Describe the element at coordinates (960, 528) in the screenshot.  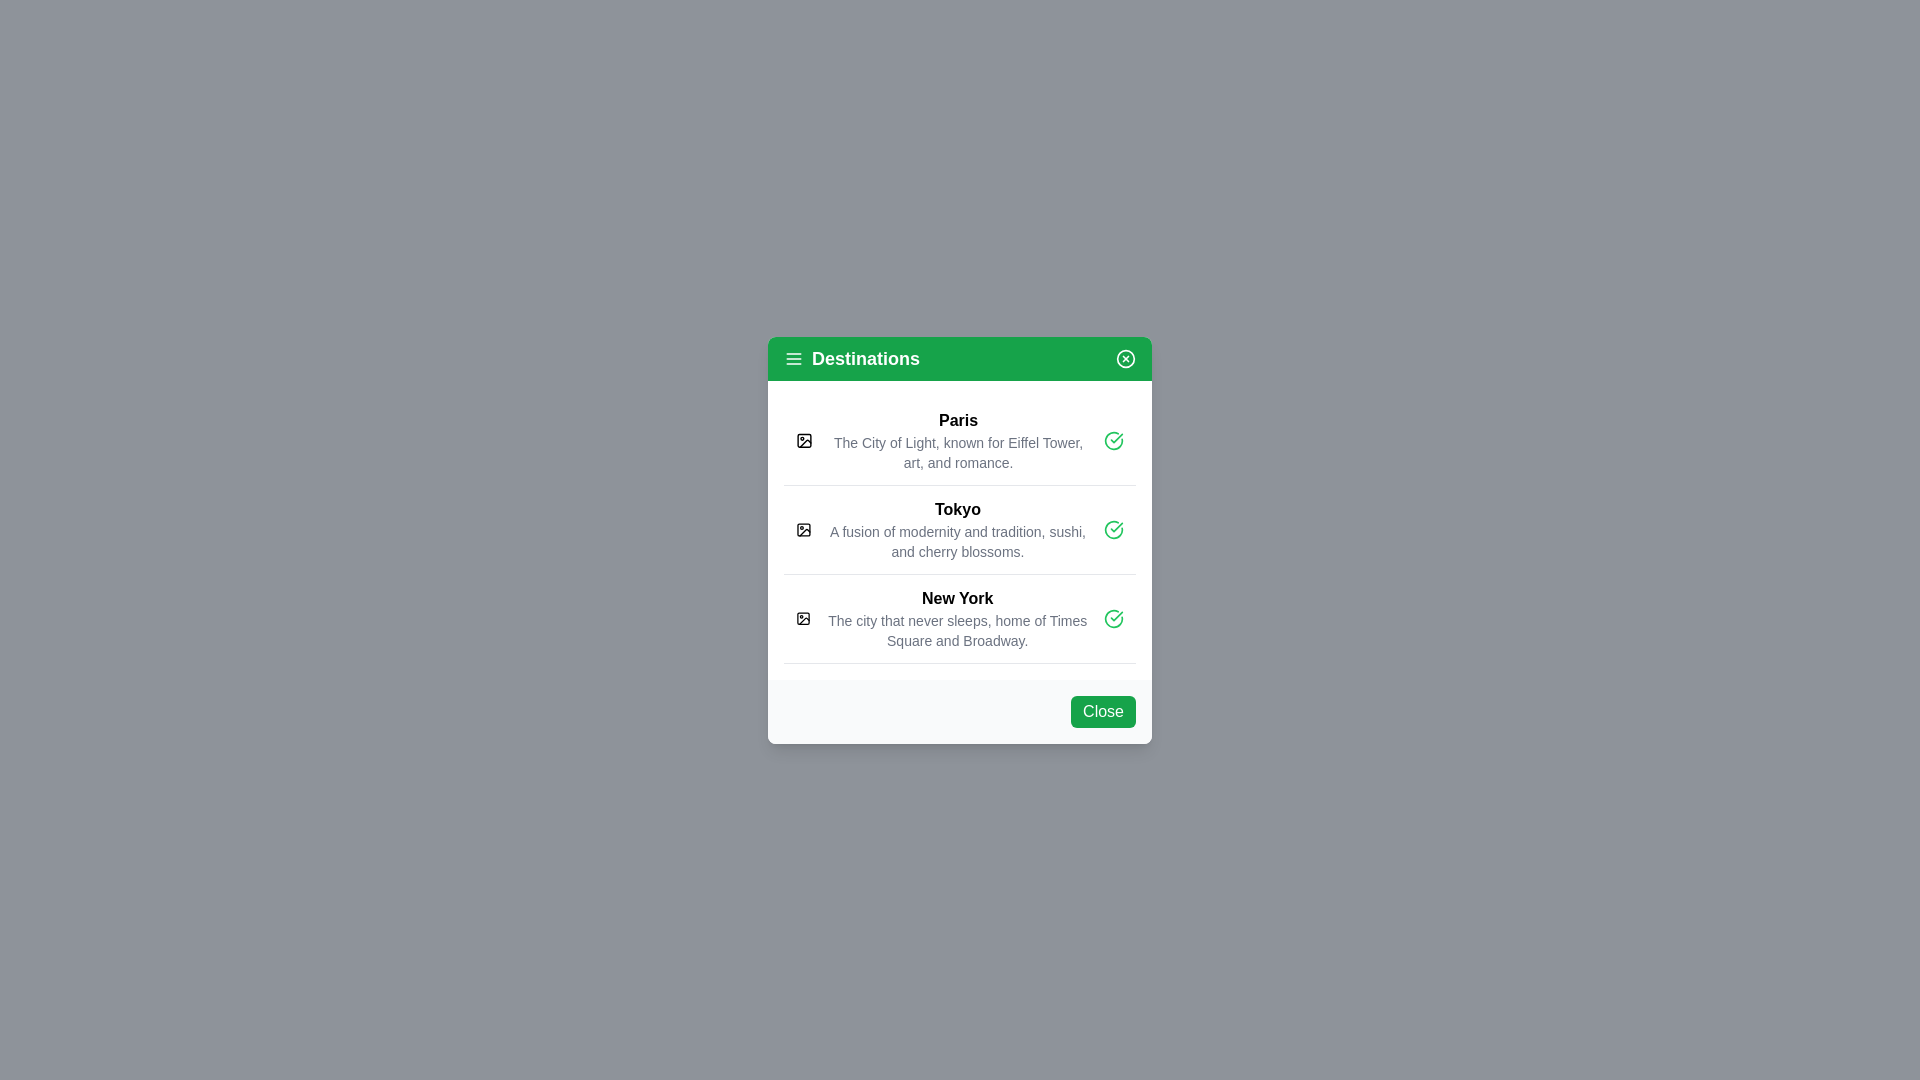
I see `the sub-elements contained within the 'Destinations' list in the modal component` at that location.